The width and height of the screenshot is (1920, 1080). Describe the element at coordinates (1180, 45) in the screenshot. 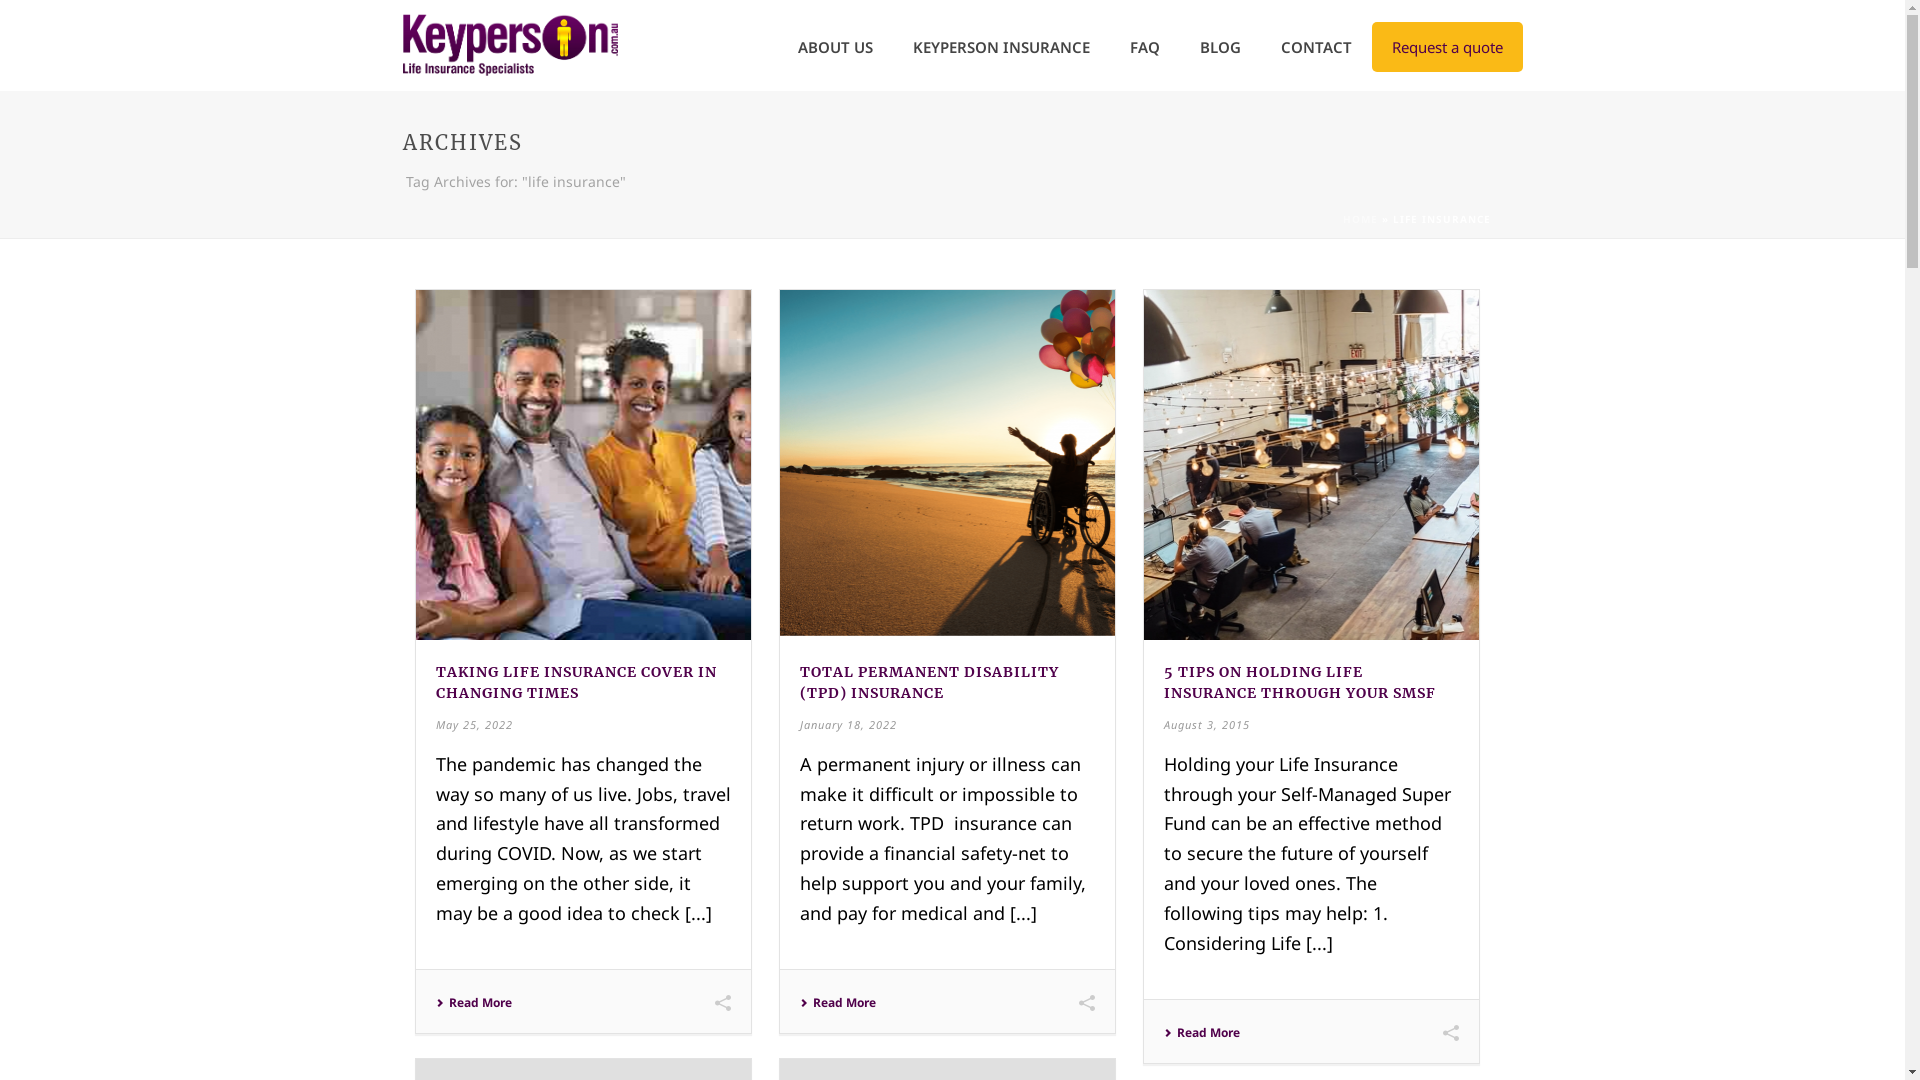

I see `'BLOG'` at that location.